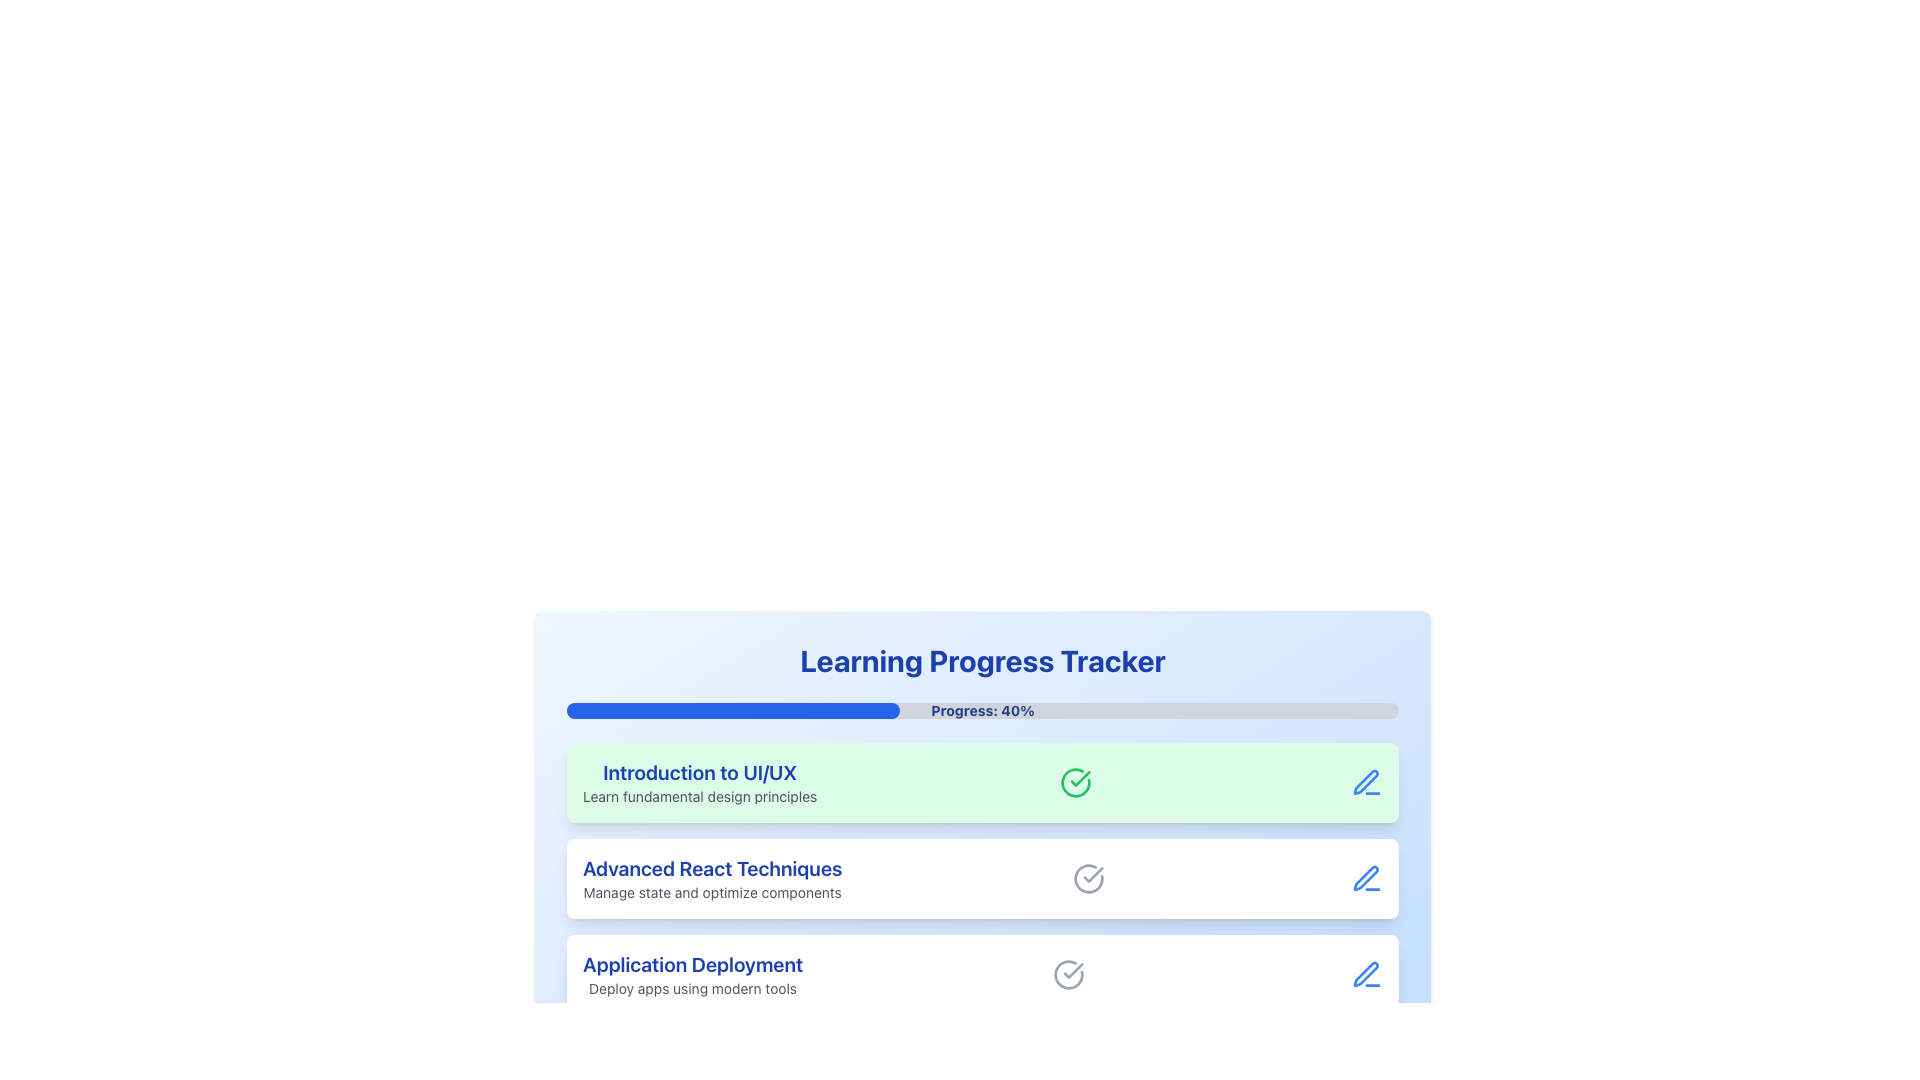 The width and height of the screenshot is (1920, 1080). Describe the element at coordinates (983, 709) in the screenshot. I see `progress text from the styled progress bar that indicates a completion of 40% and displays 'Progress: 40%' in a bold, blue font` at that location.